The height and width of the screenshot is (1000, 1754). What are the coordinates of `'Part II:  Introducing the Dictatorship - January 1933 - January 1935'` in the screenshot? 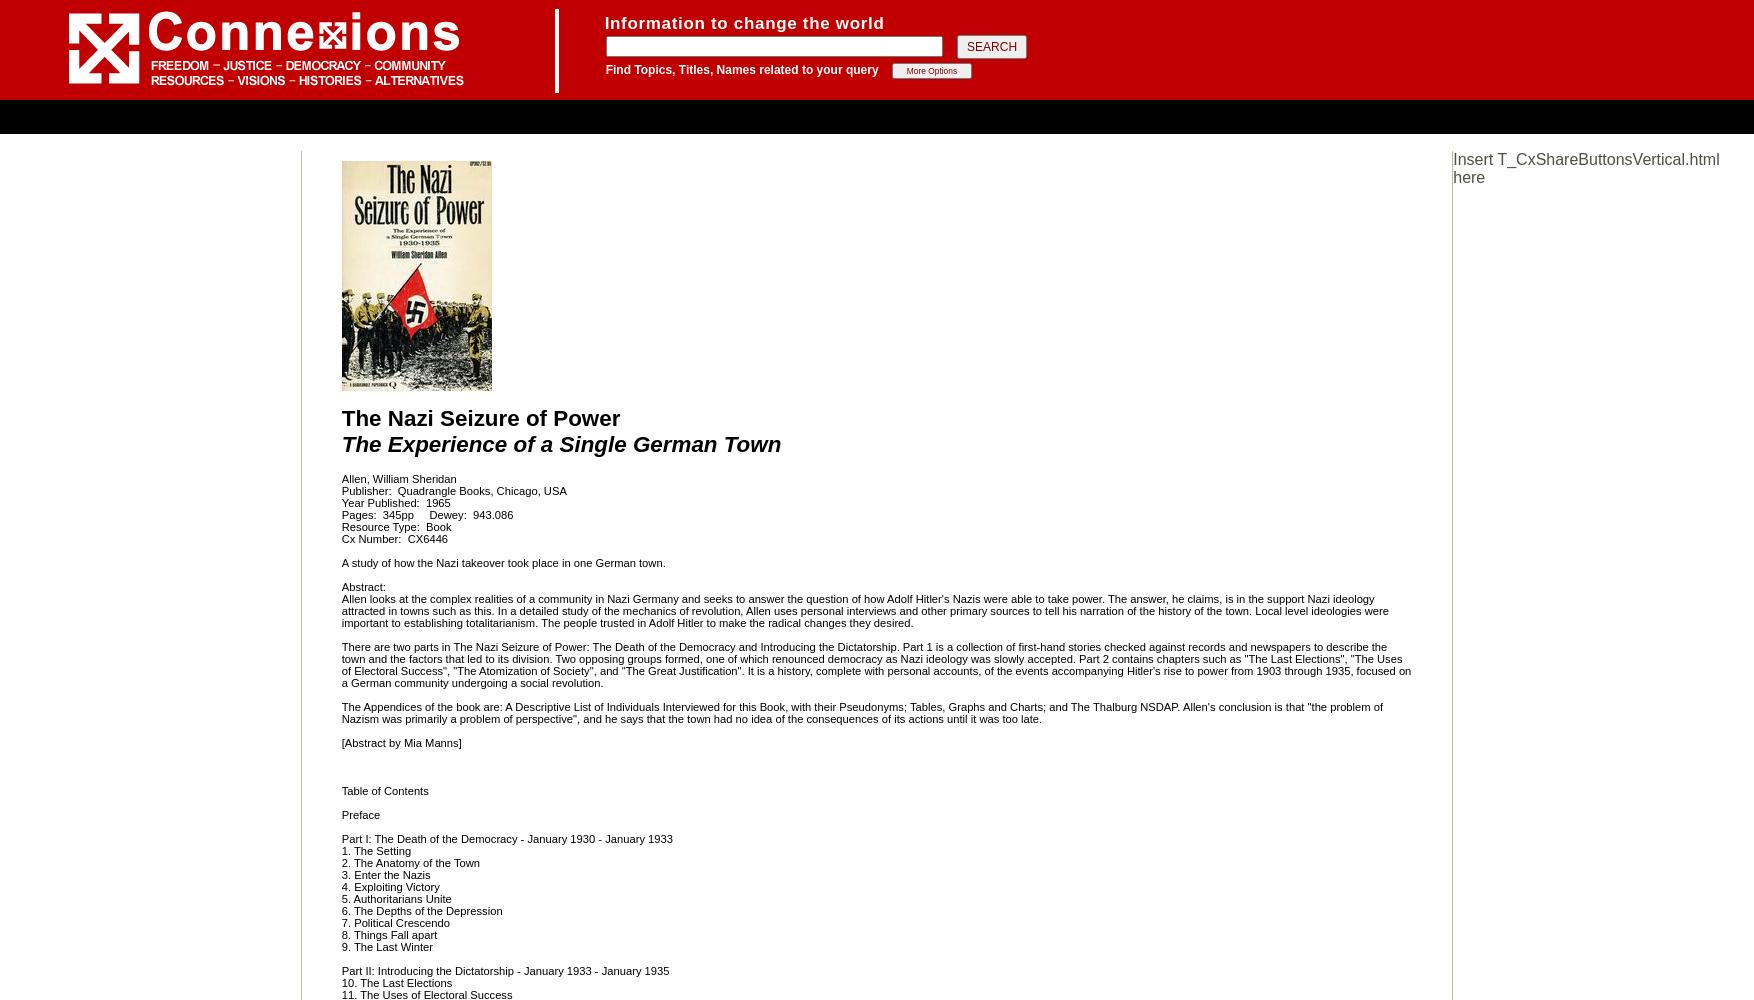 It's located at (339, 970).